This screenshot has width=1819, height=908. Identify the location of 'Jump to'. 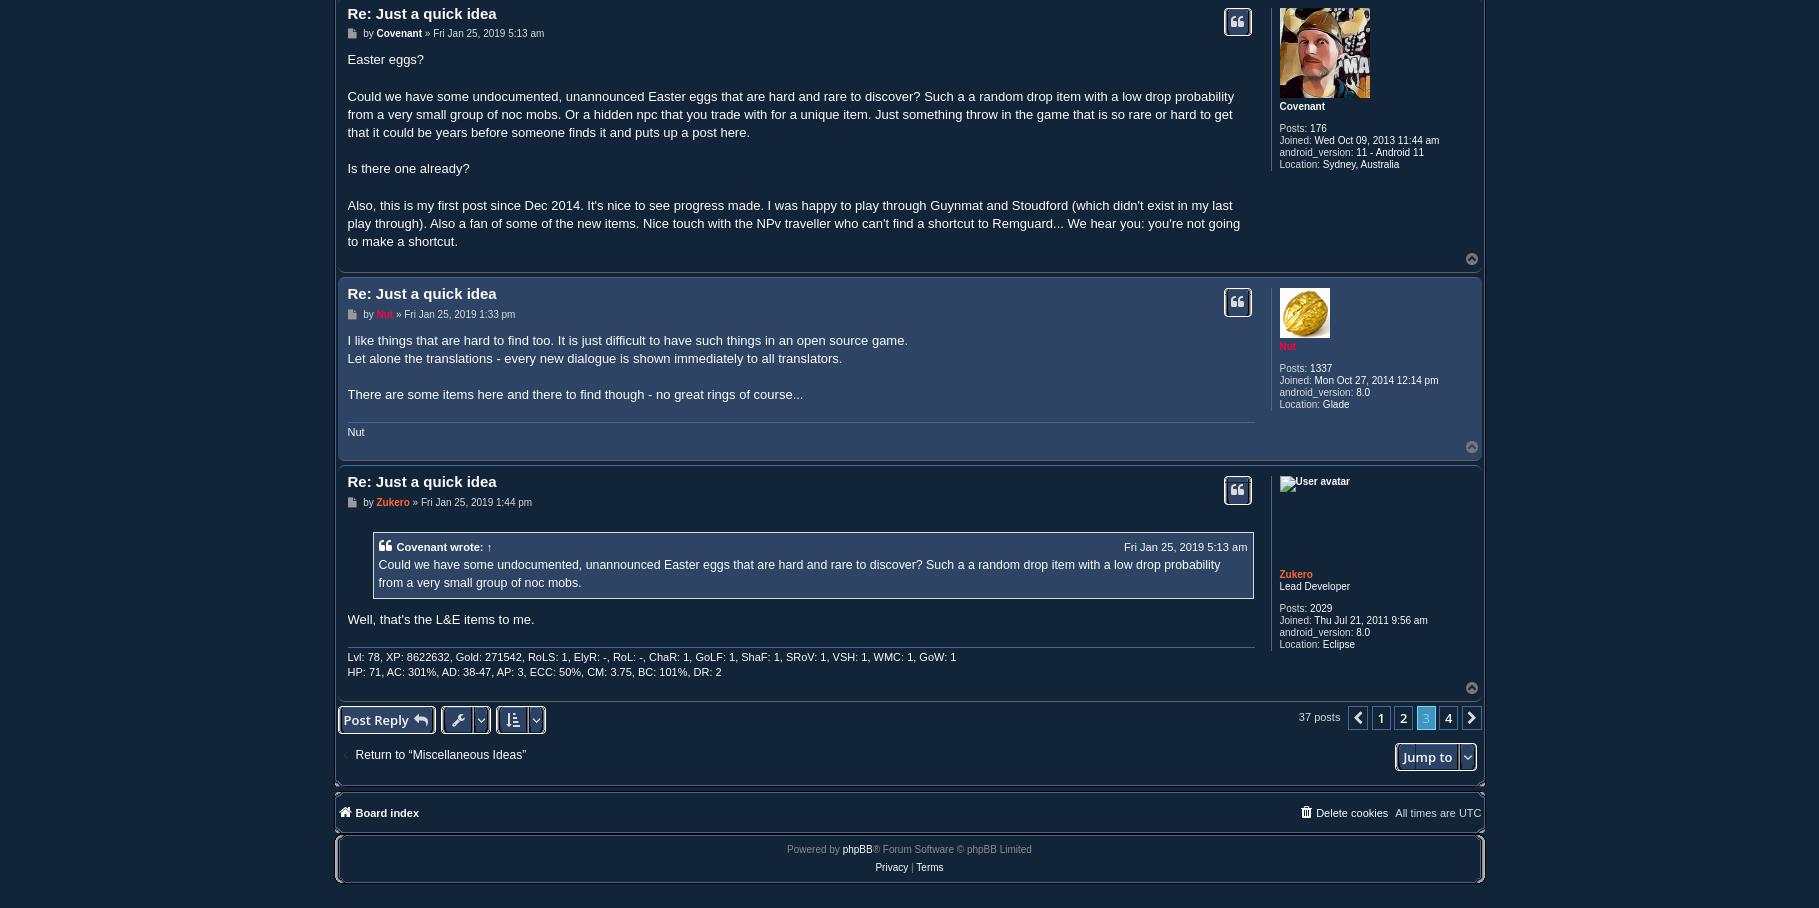
(1426, 756).